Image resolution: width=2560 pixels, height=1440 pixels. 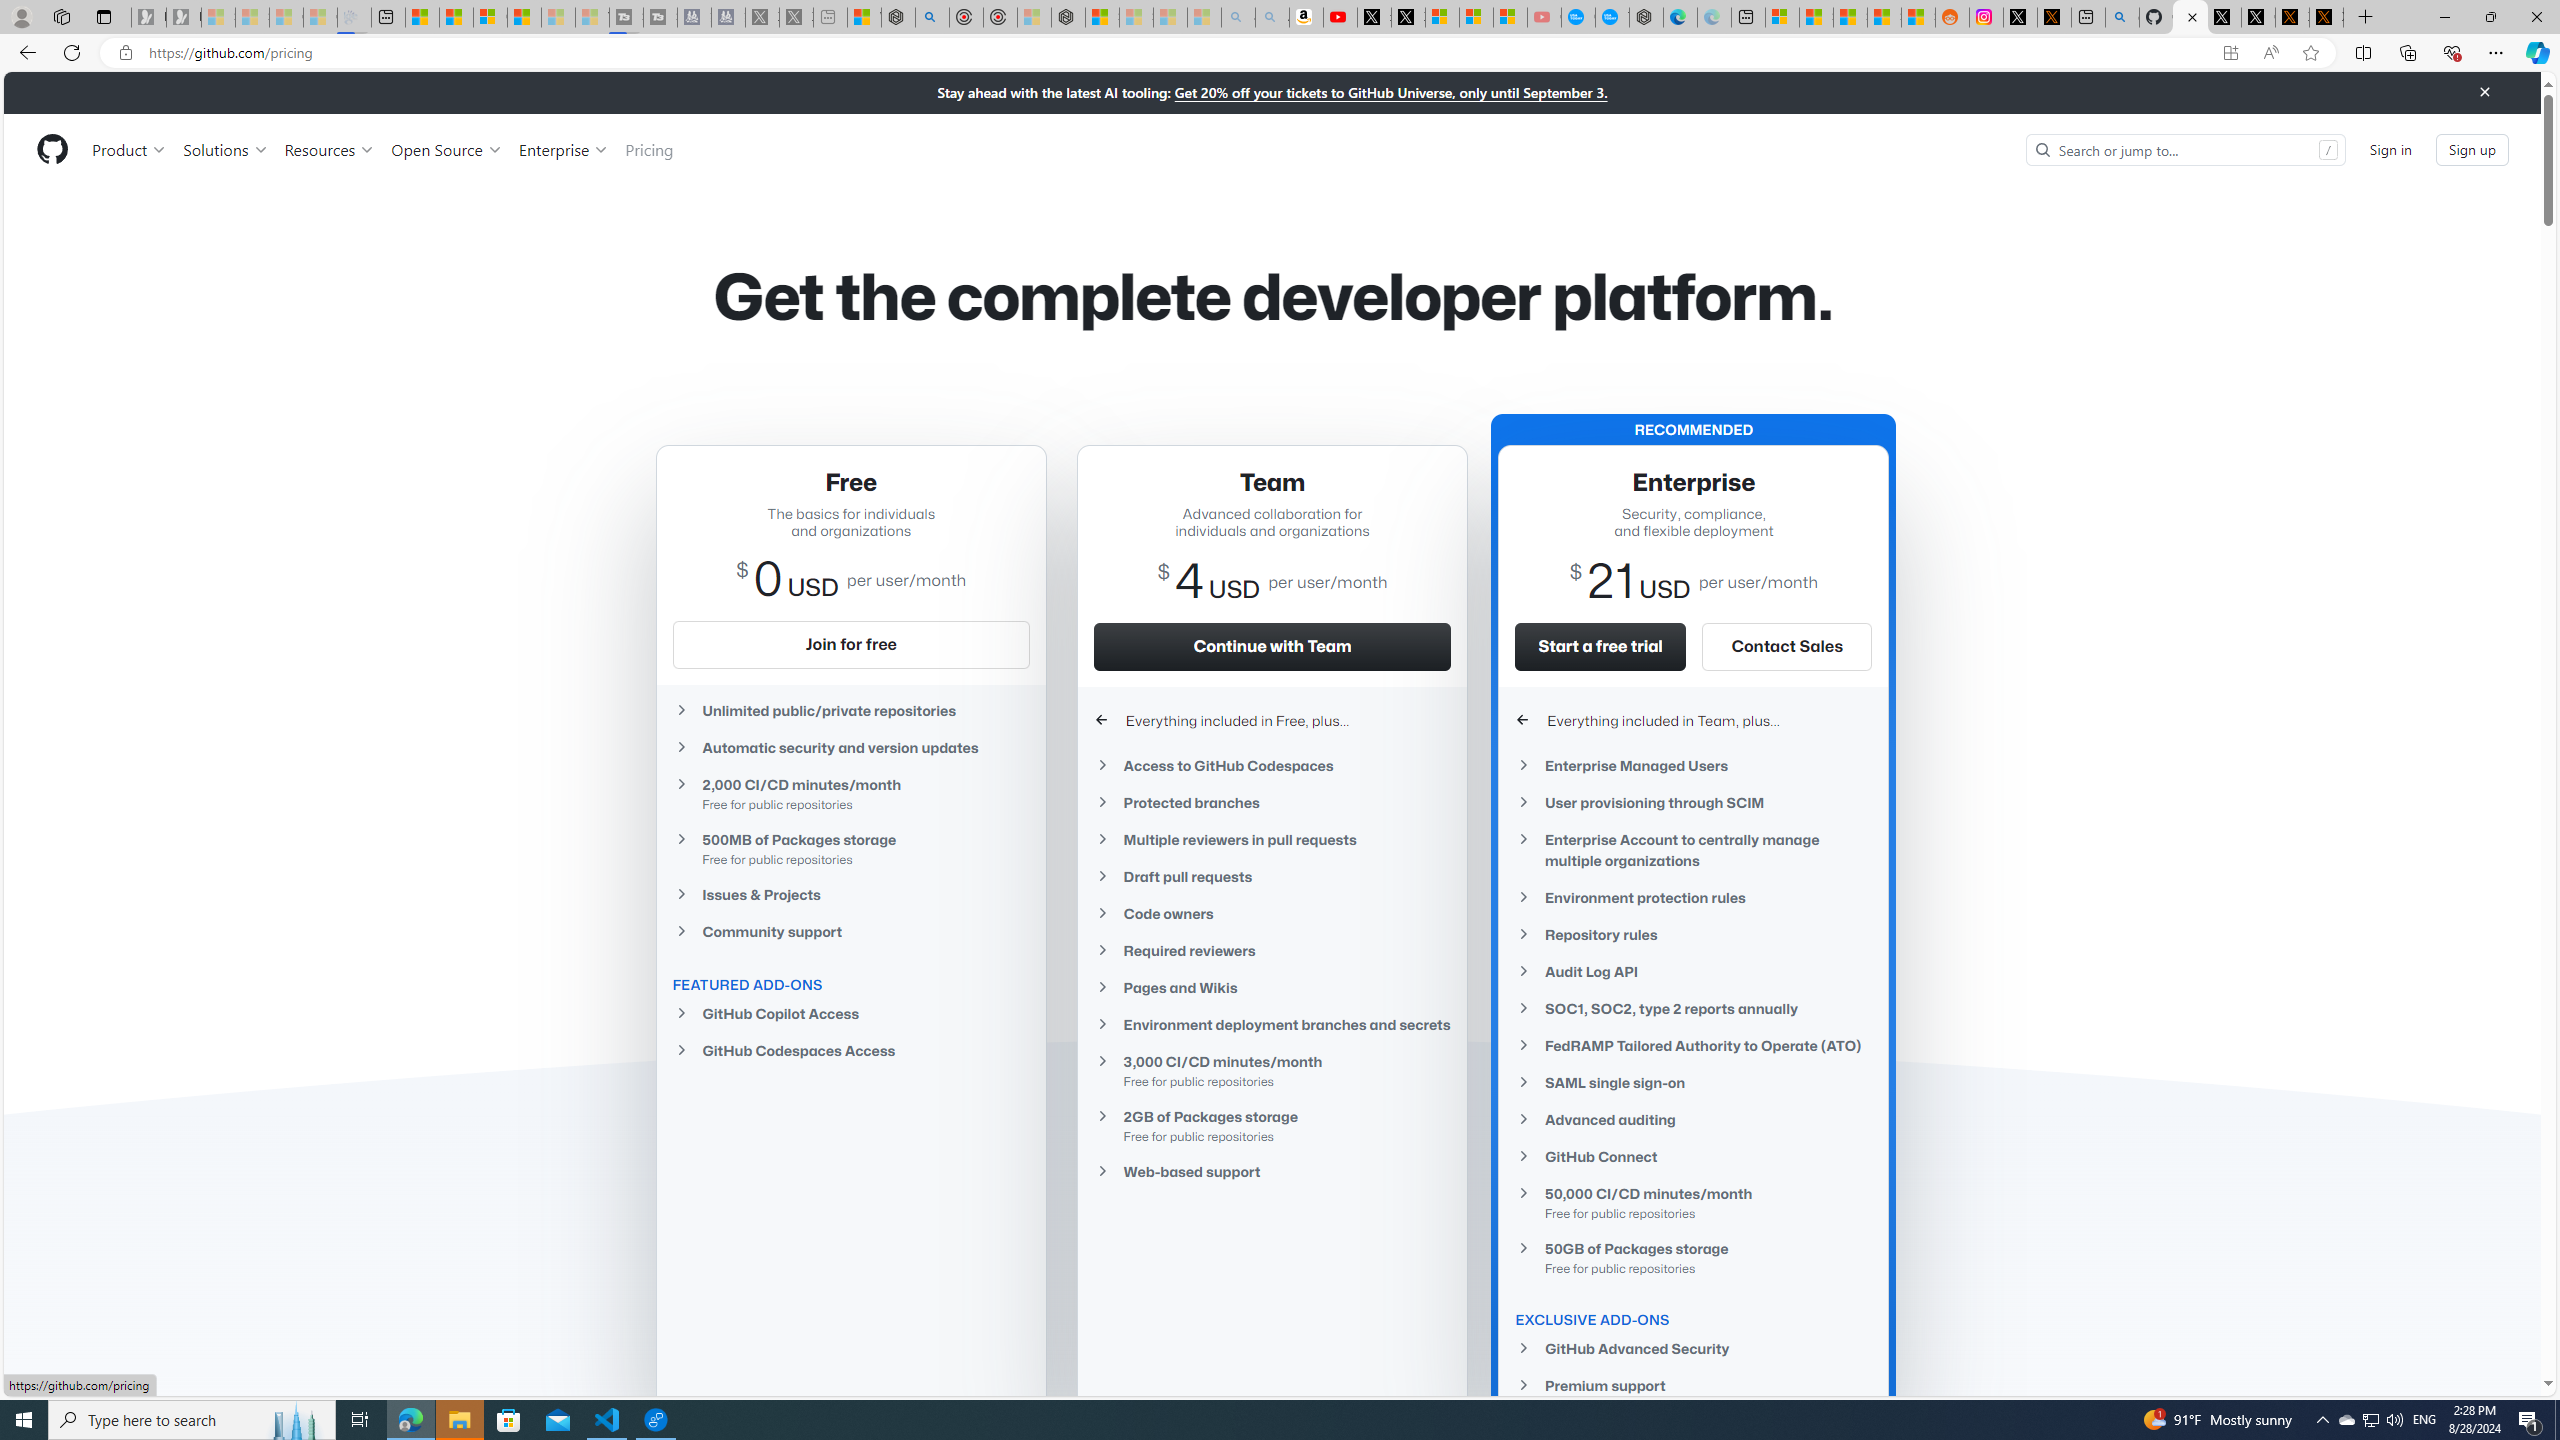 I want to click on 'The most popular Google ', so click(x=1611, y=16).